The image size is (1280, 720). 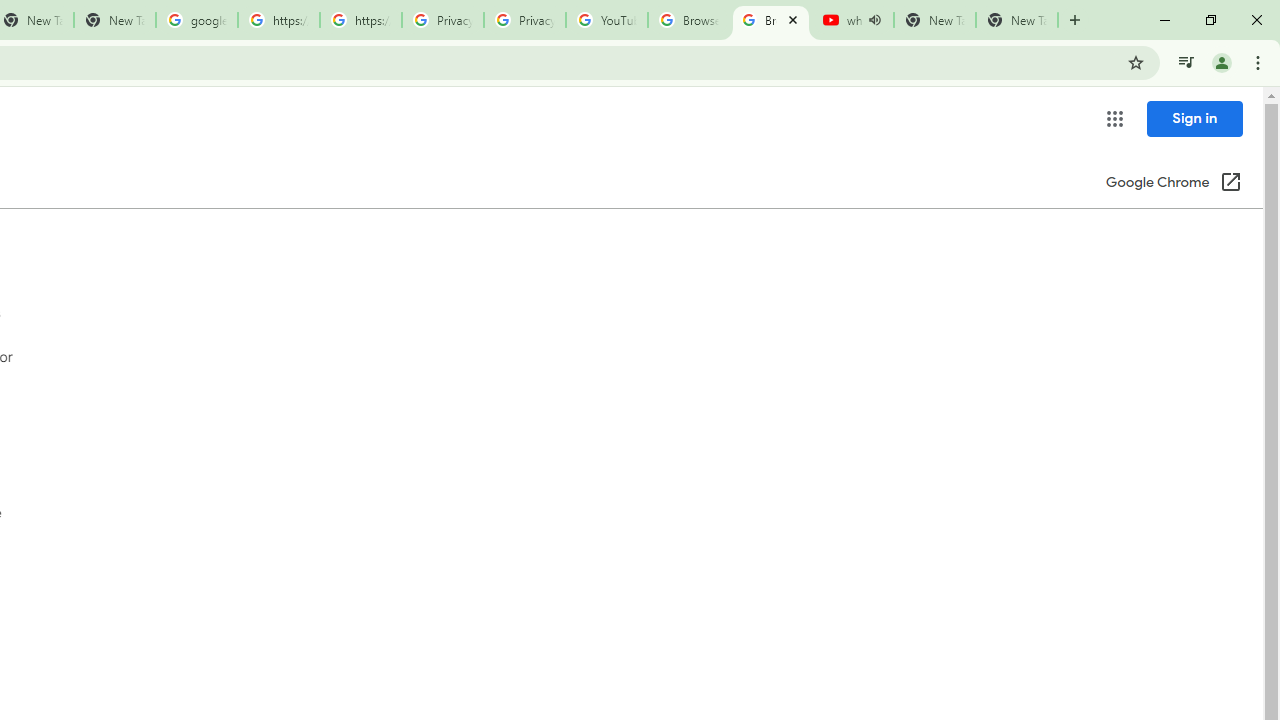 I want to click on 'https://scholar.google.com/', so click(x=278, y=20).